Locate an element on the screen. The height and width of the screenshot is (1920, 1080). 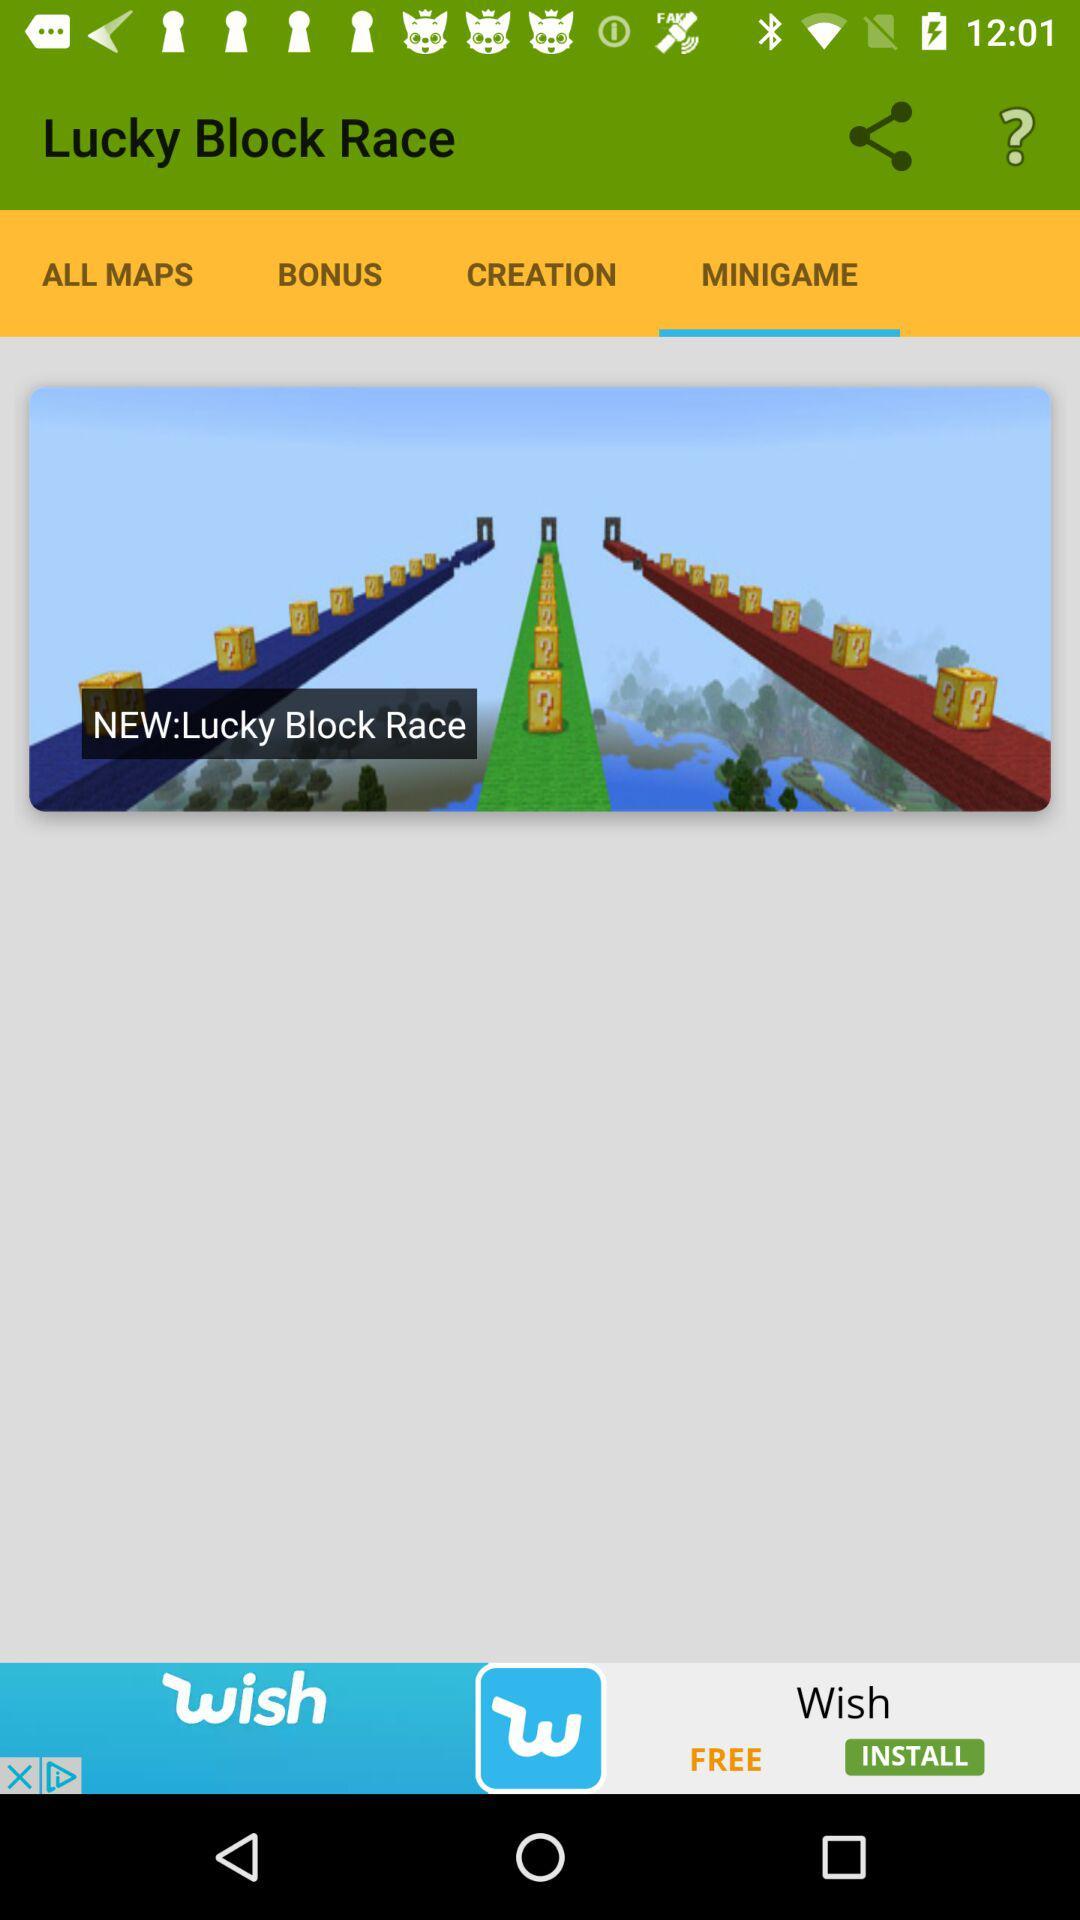
showing advertisements is located at coordinates (540, 1727).